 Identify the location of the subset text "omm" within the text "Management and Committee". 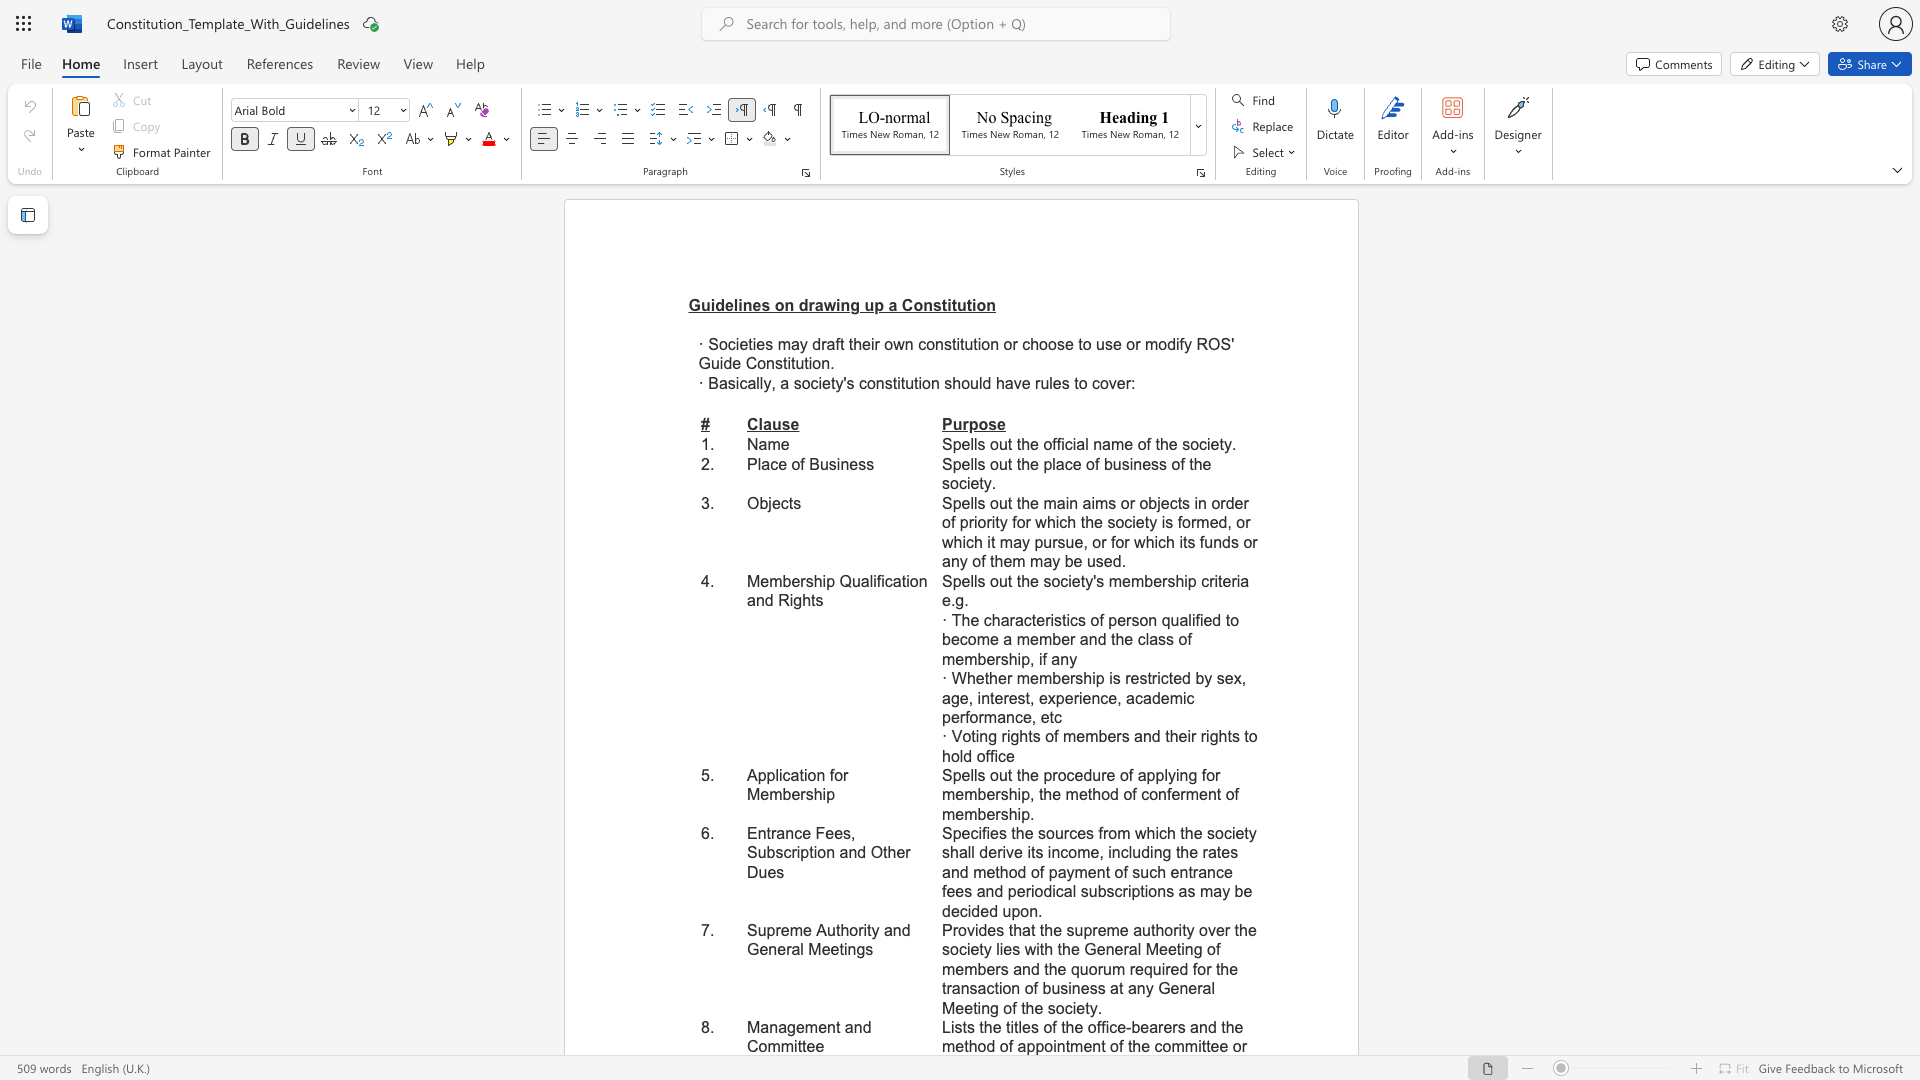
(757, 1045).